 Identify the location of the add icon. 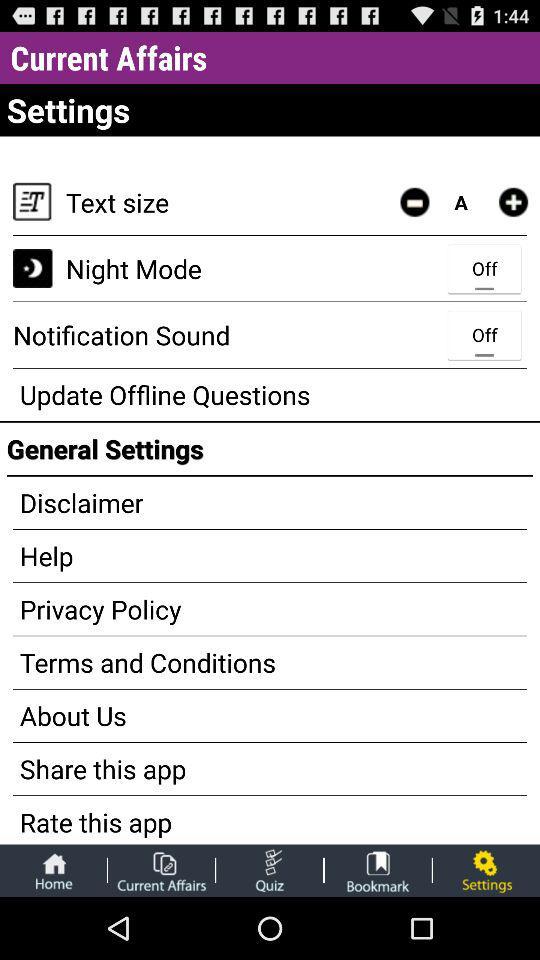
(513, 216).